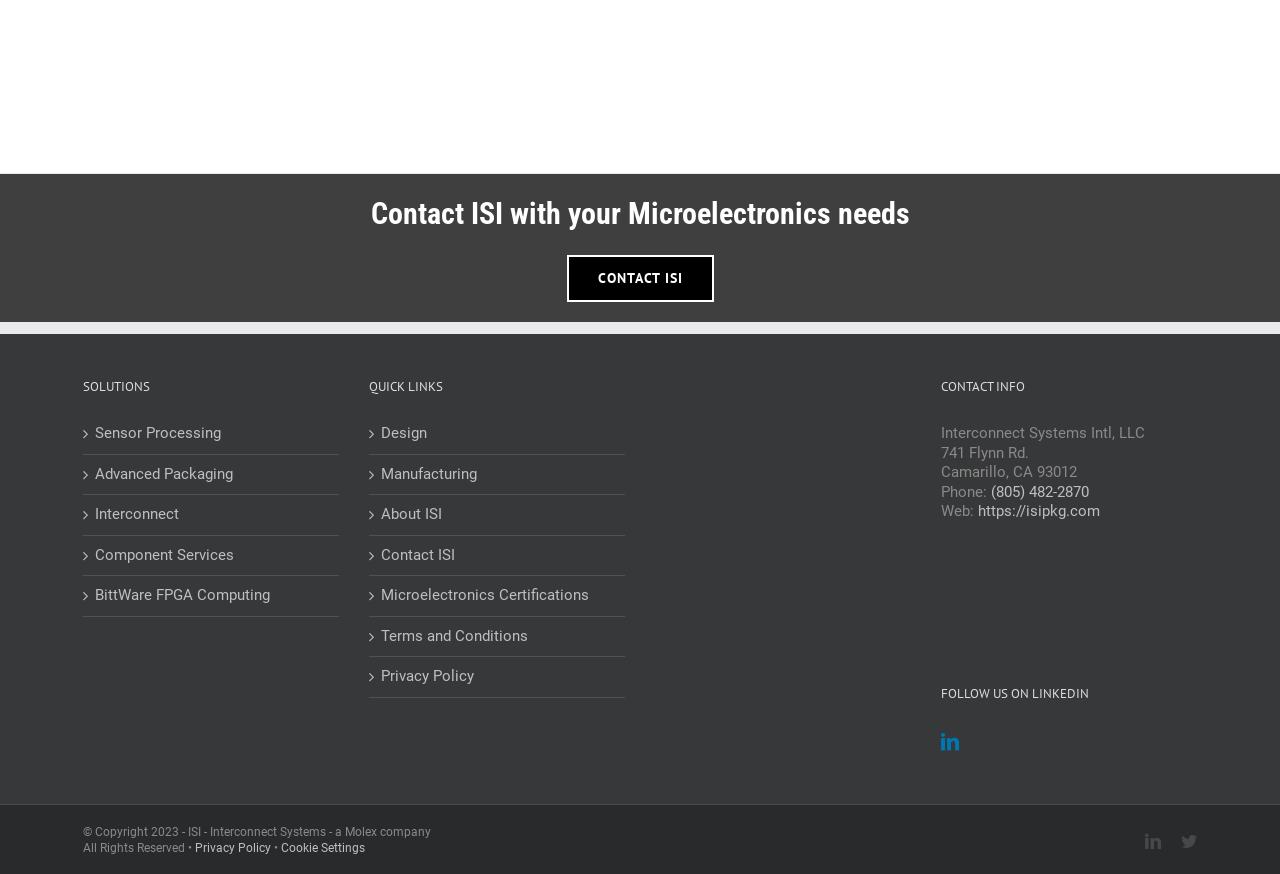 This screenshot has width=1280, height=874. Describe the element at coordinates (966, 490) in the screenshot. I see `'Phone:'` at that location.